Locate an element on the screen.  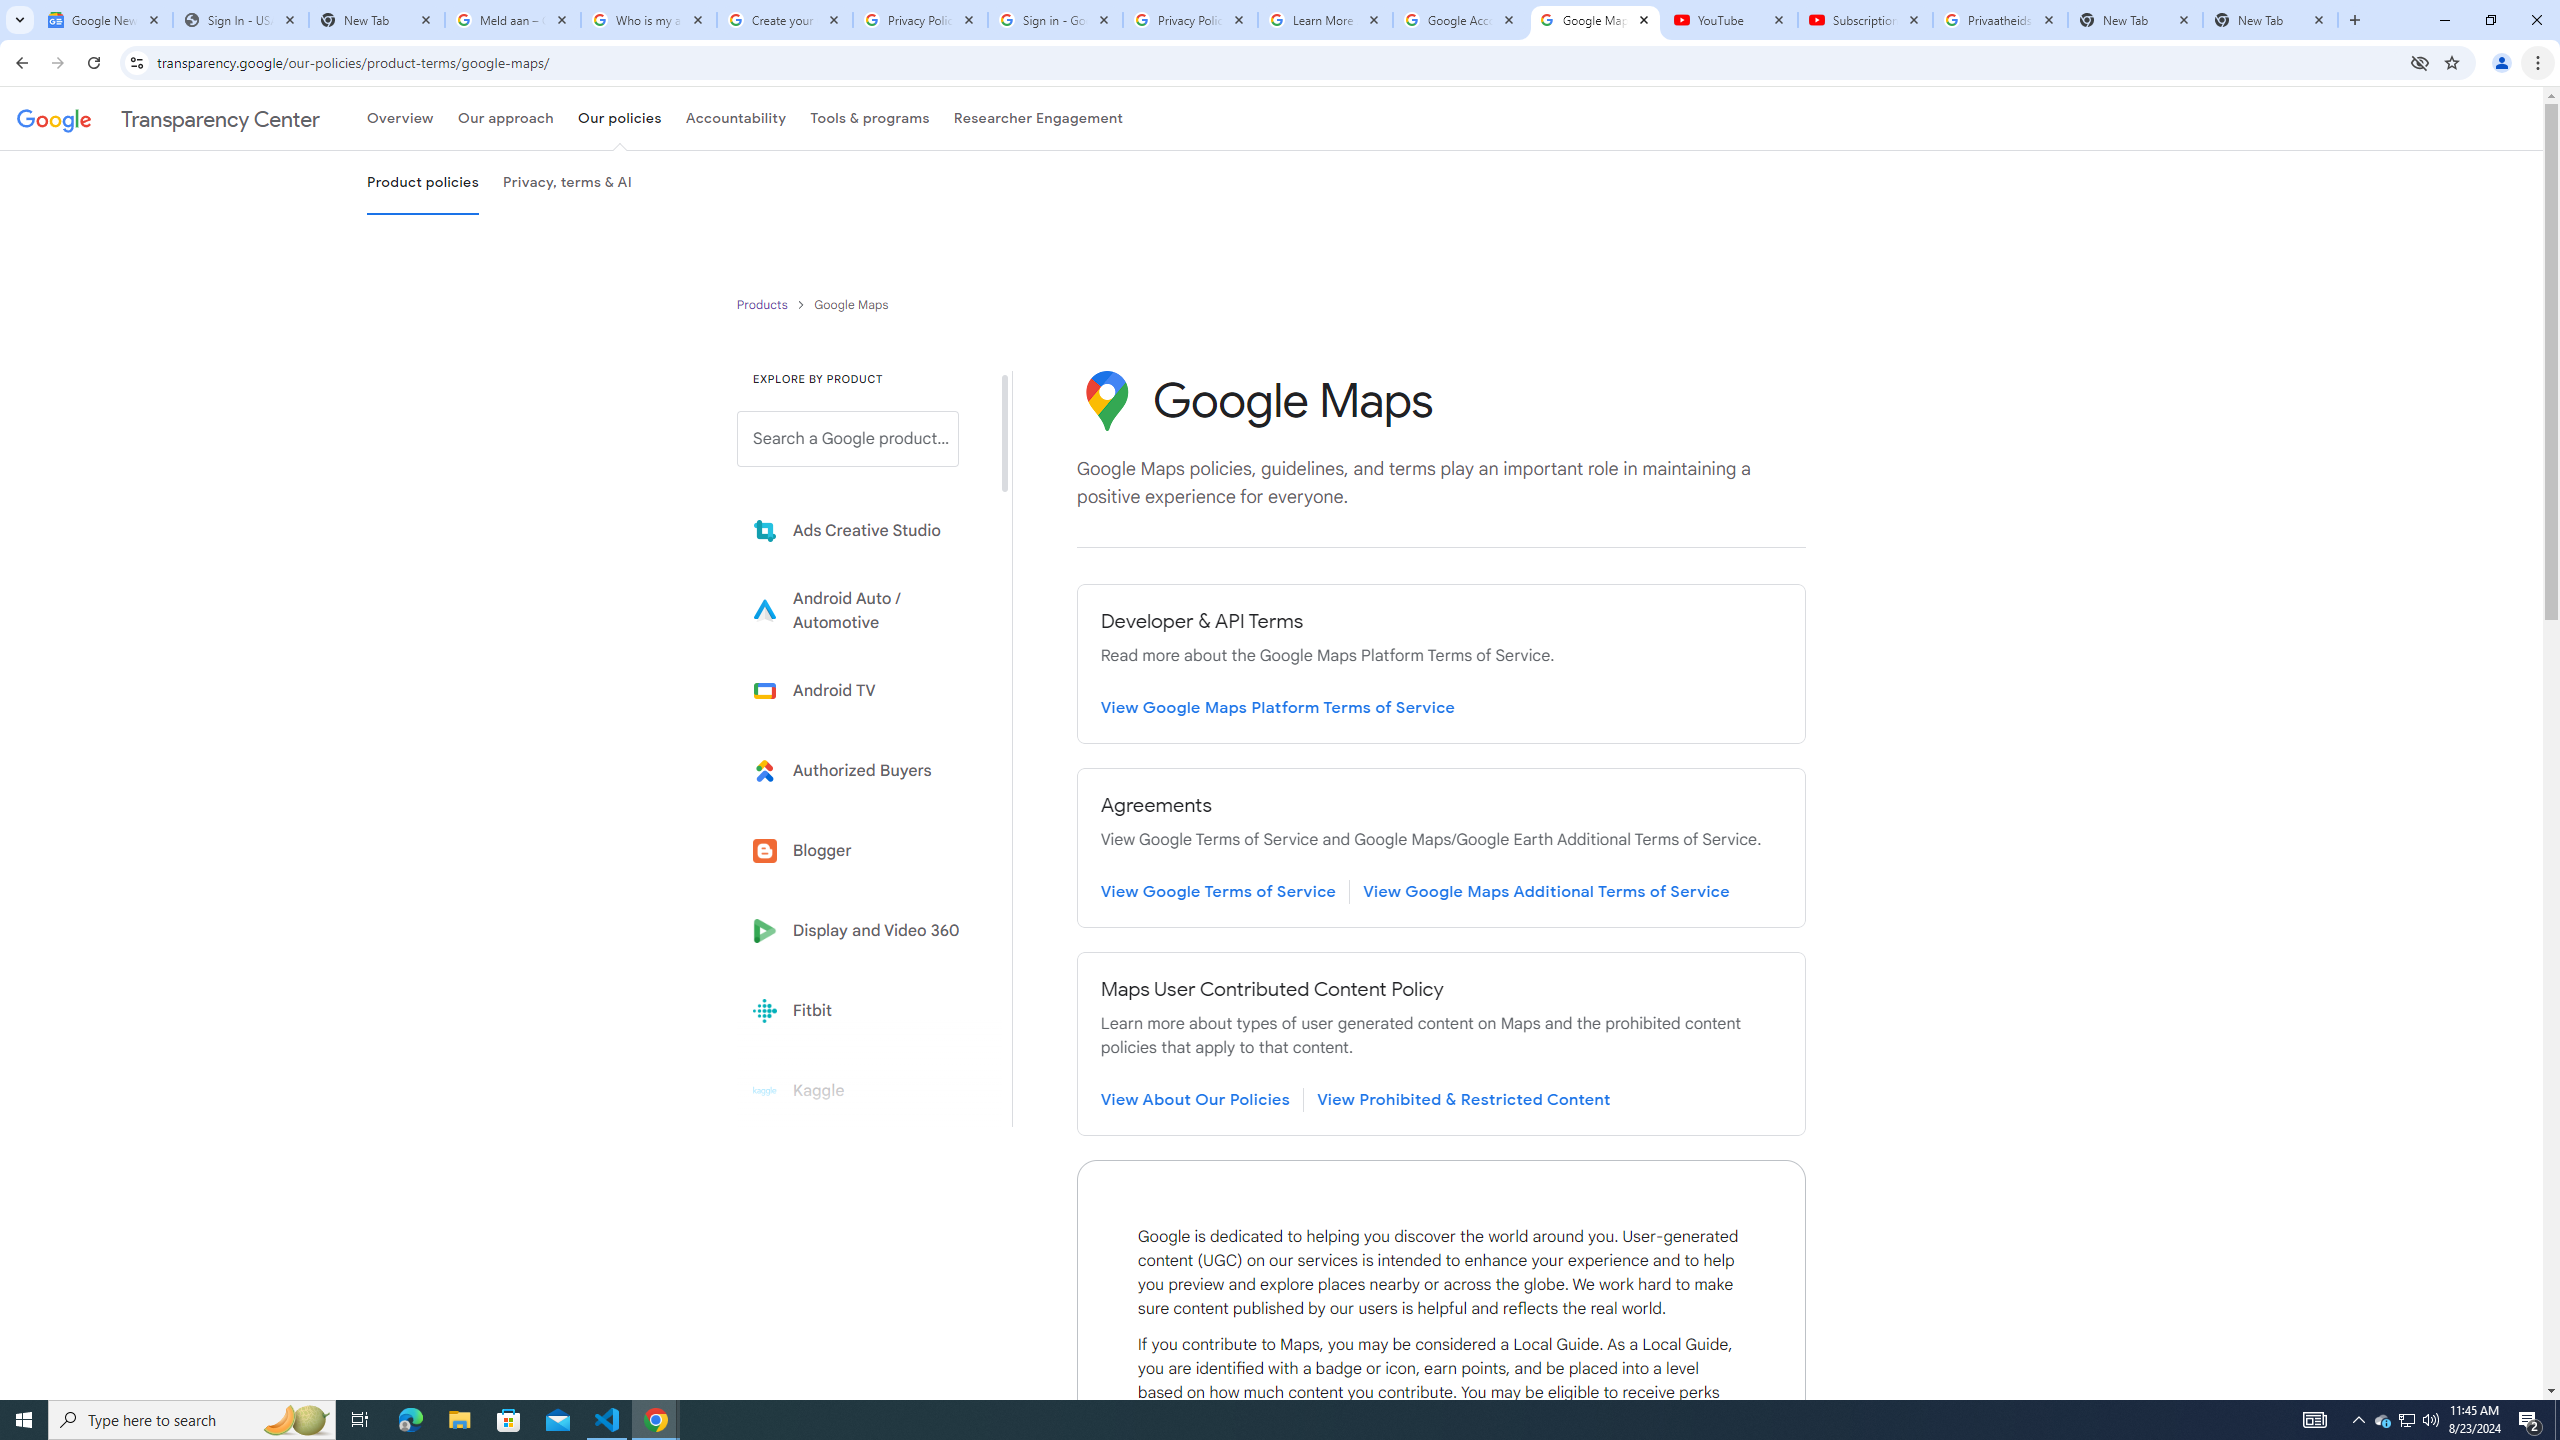
'Learn more about Android TV' is located at coordinates (861, 690).